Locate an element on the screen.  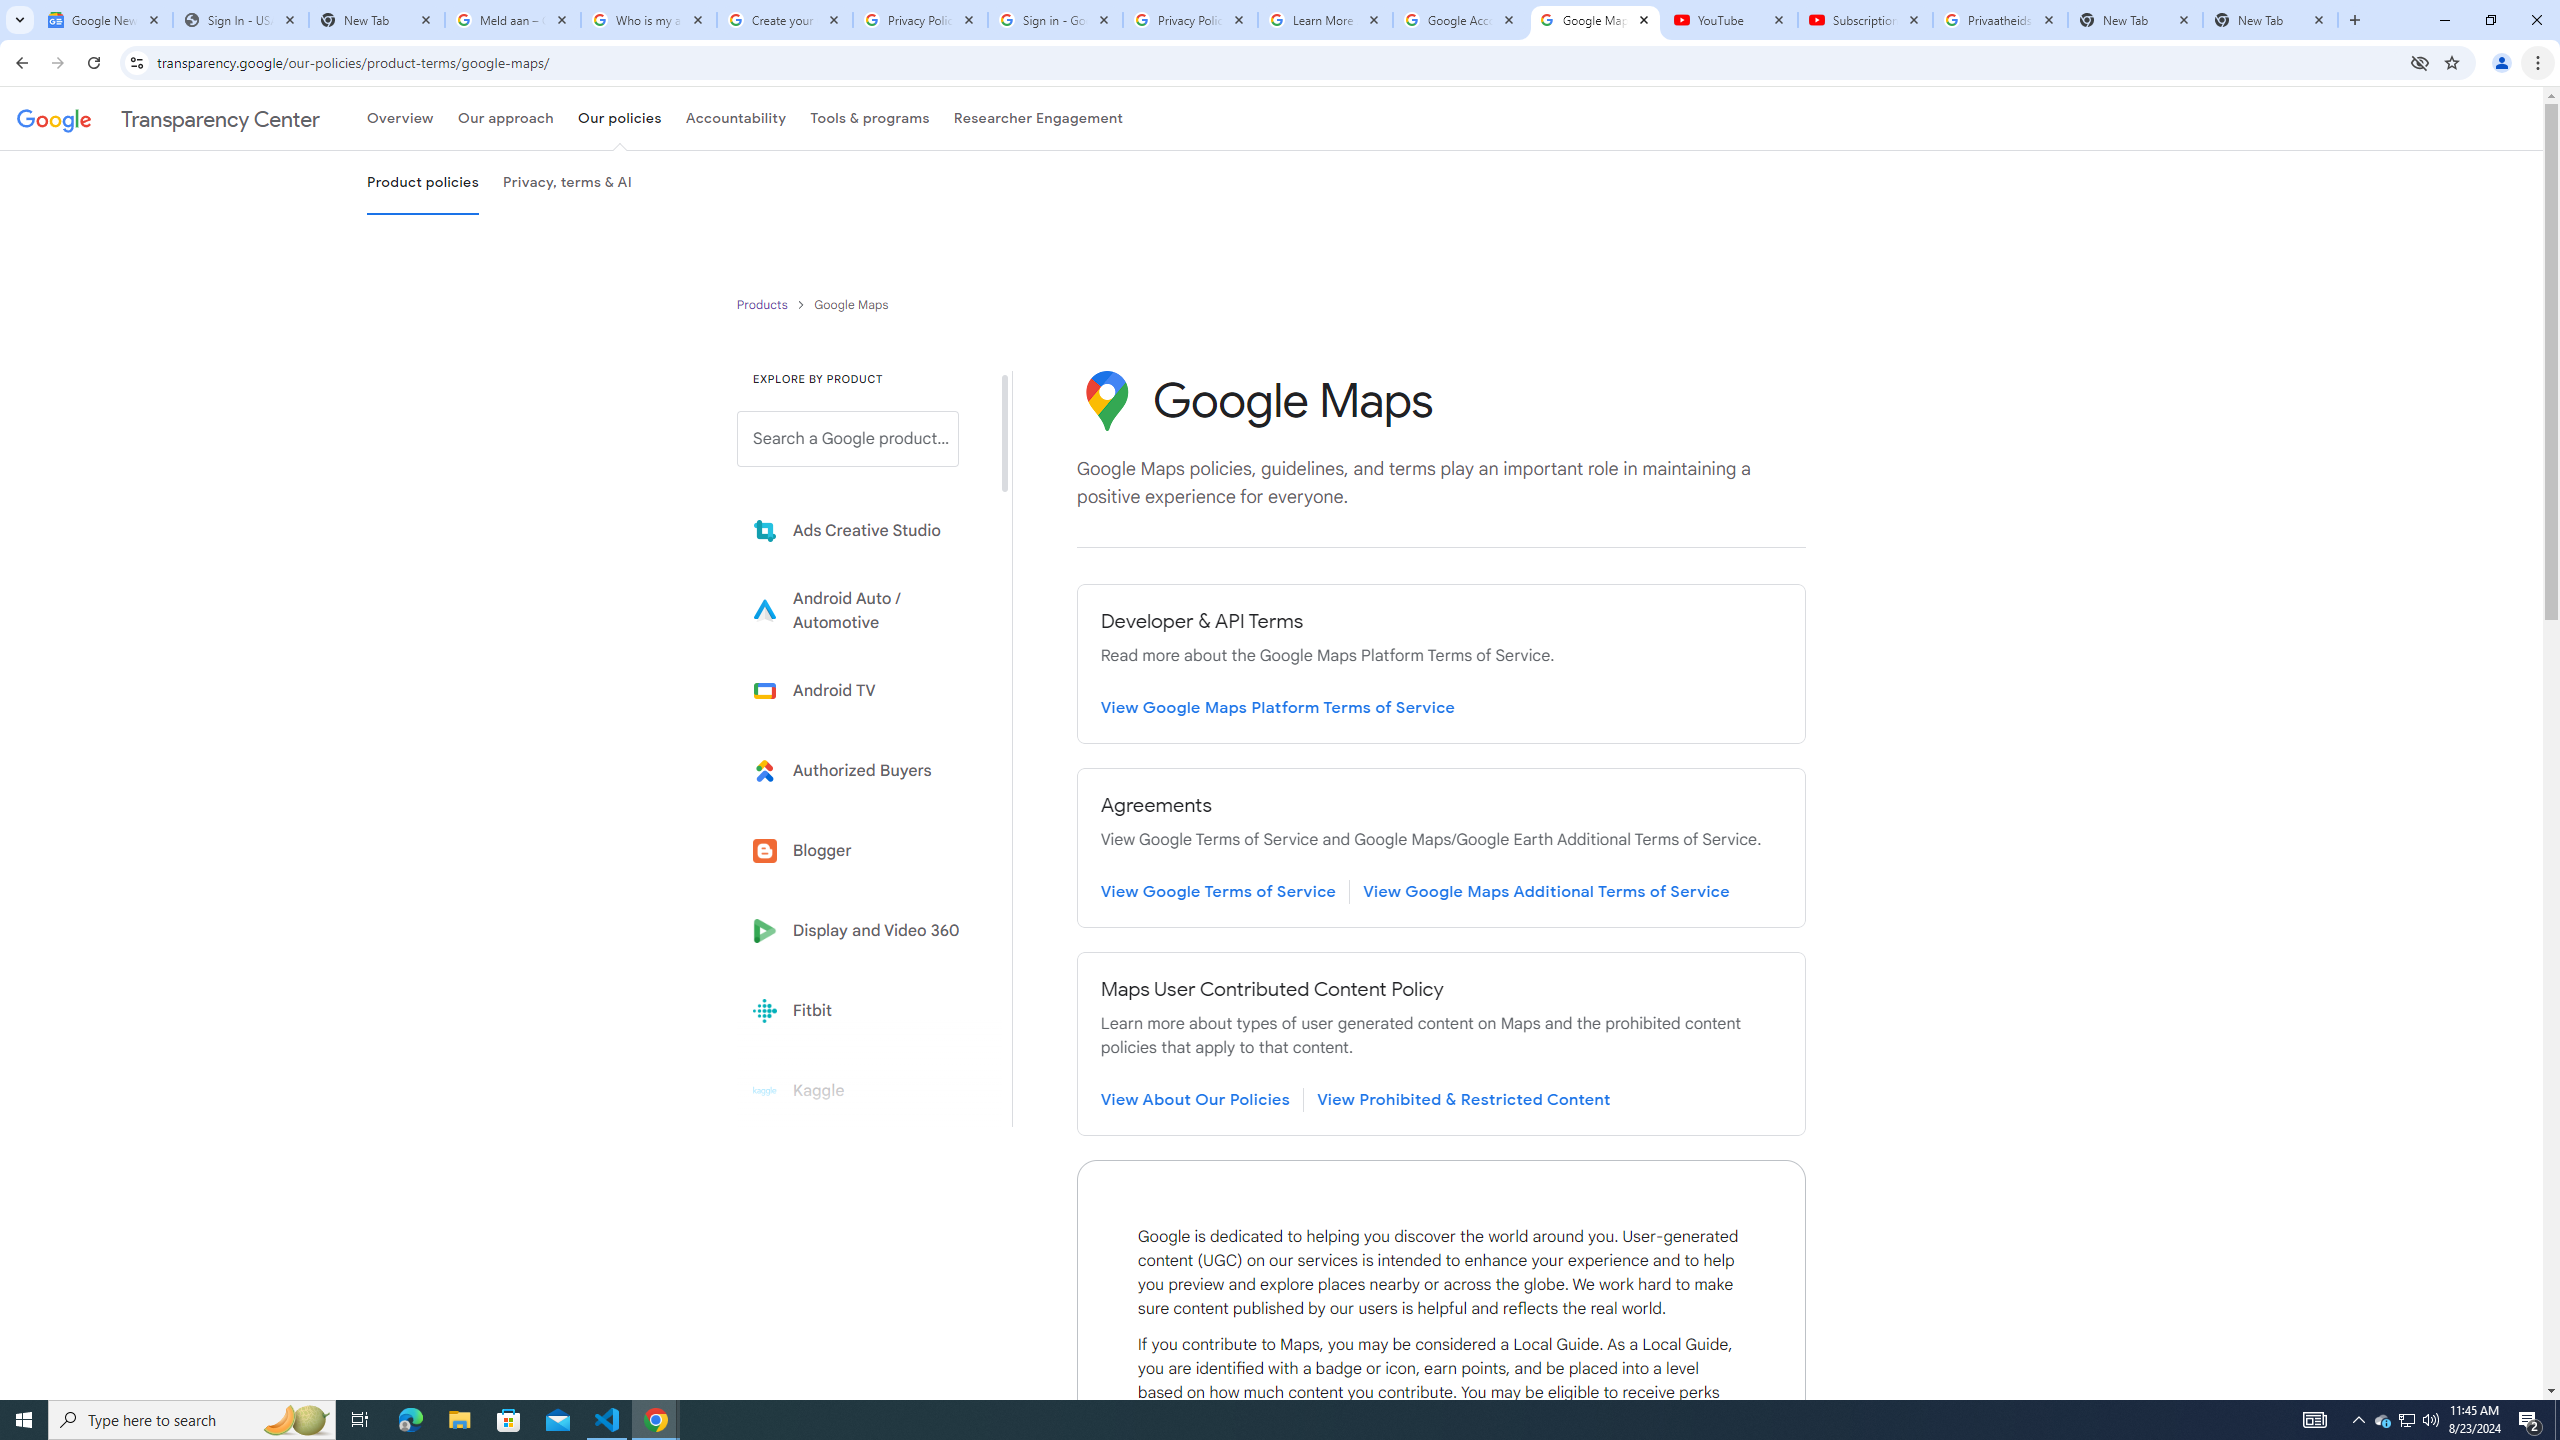
'Learn more about Android TV' is located at coordinates (861, 690).